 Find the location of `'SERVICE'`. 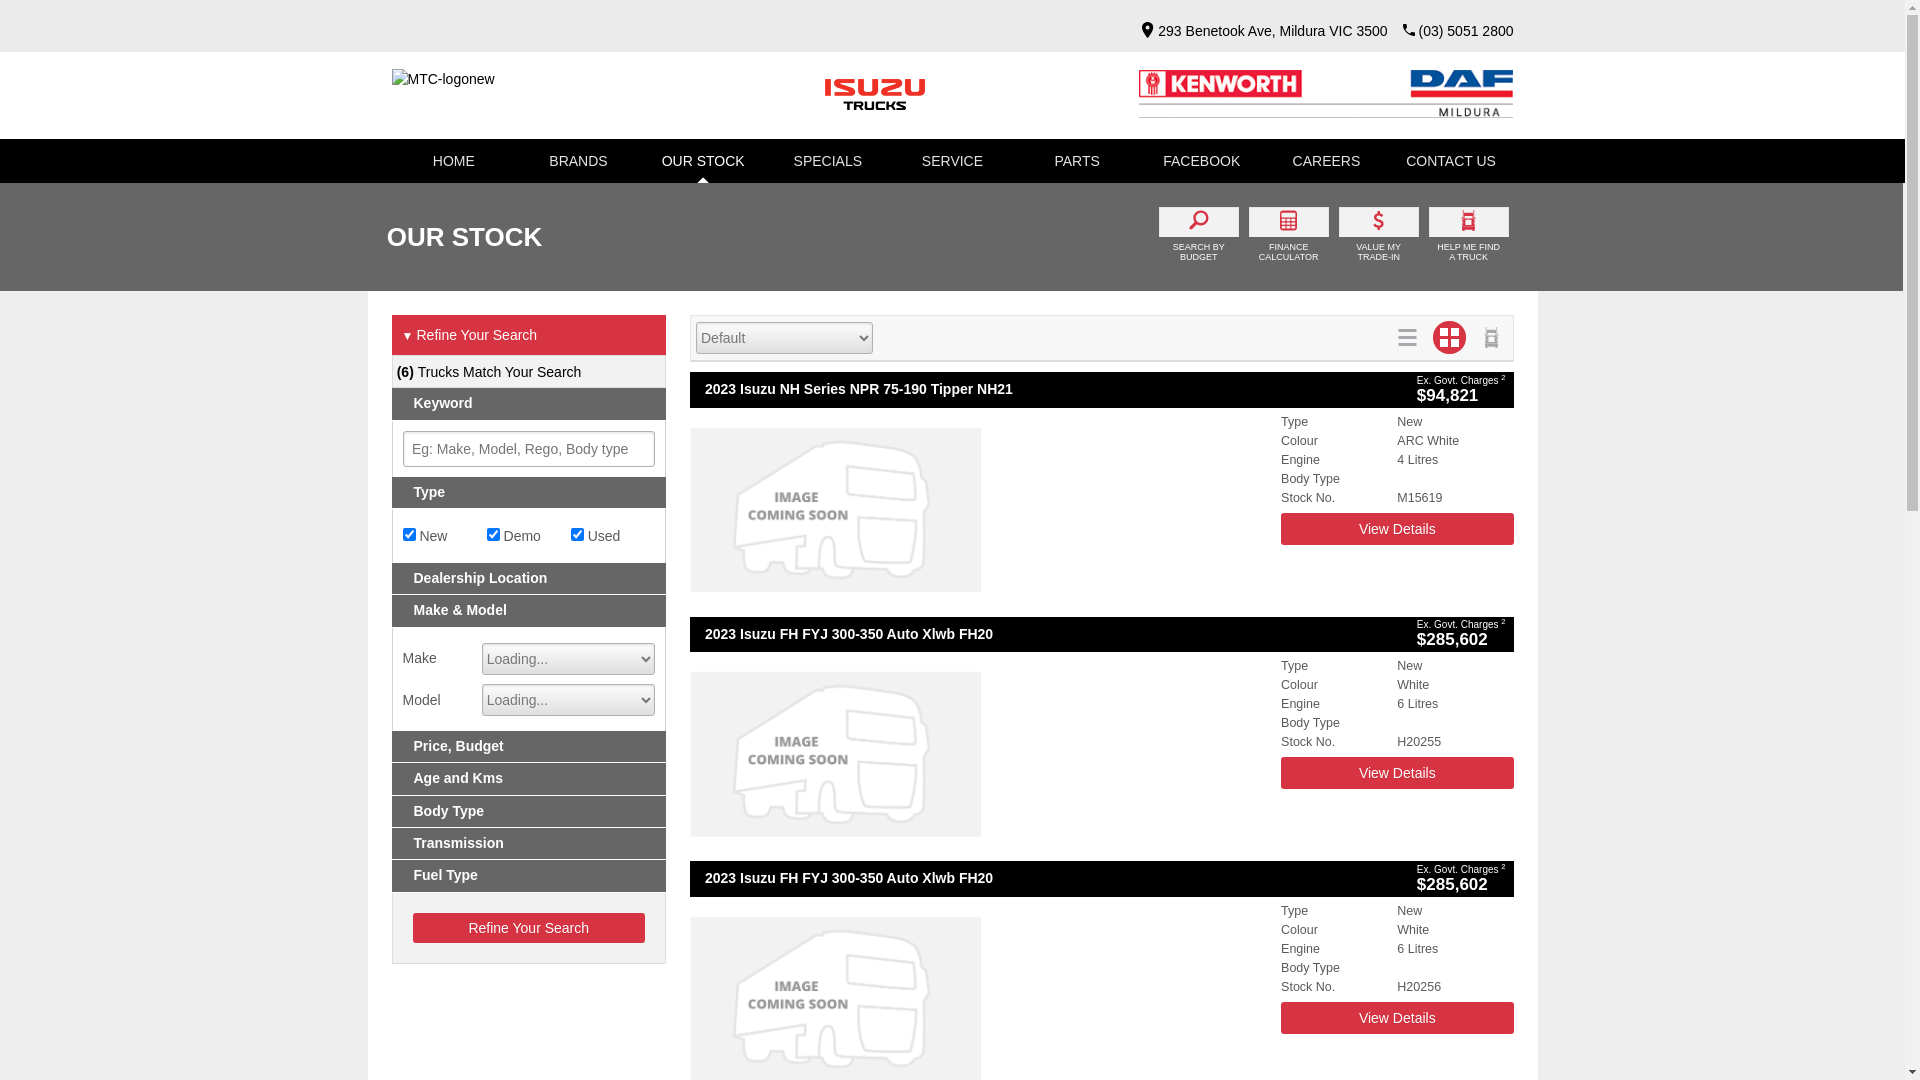

'SERVICE' is located at coordinates (888, 160).